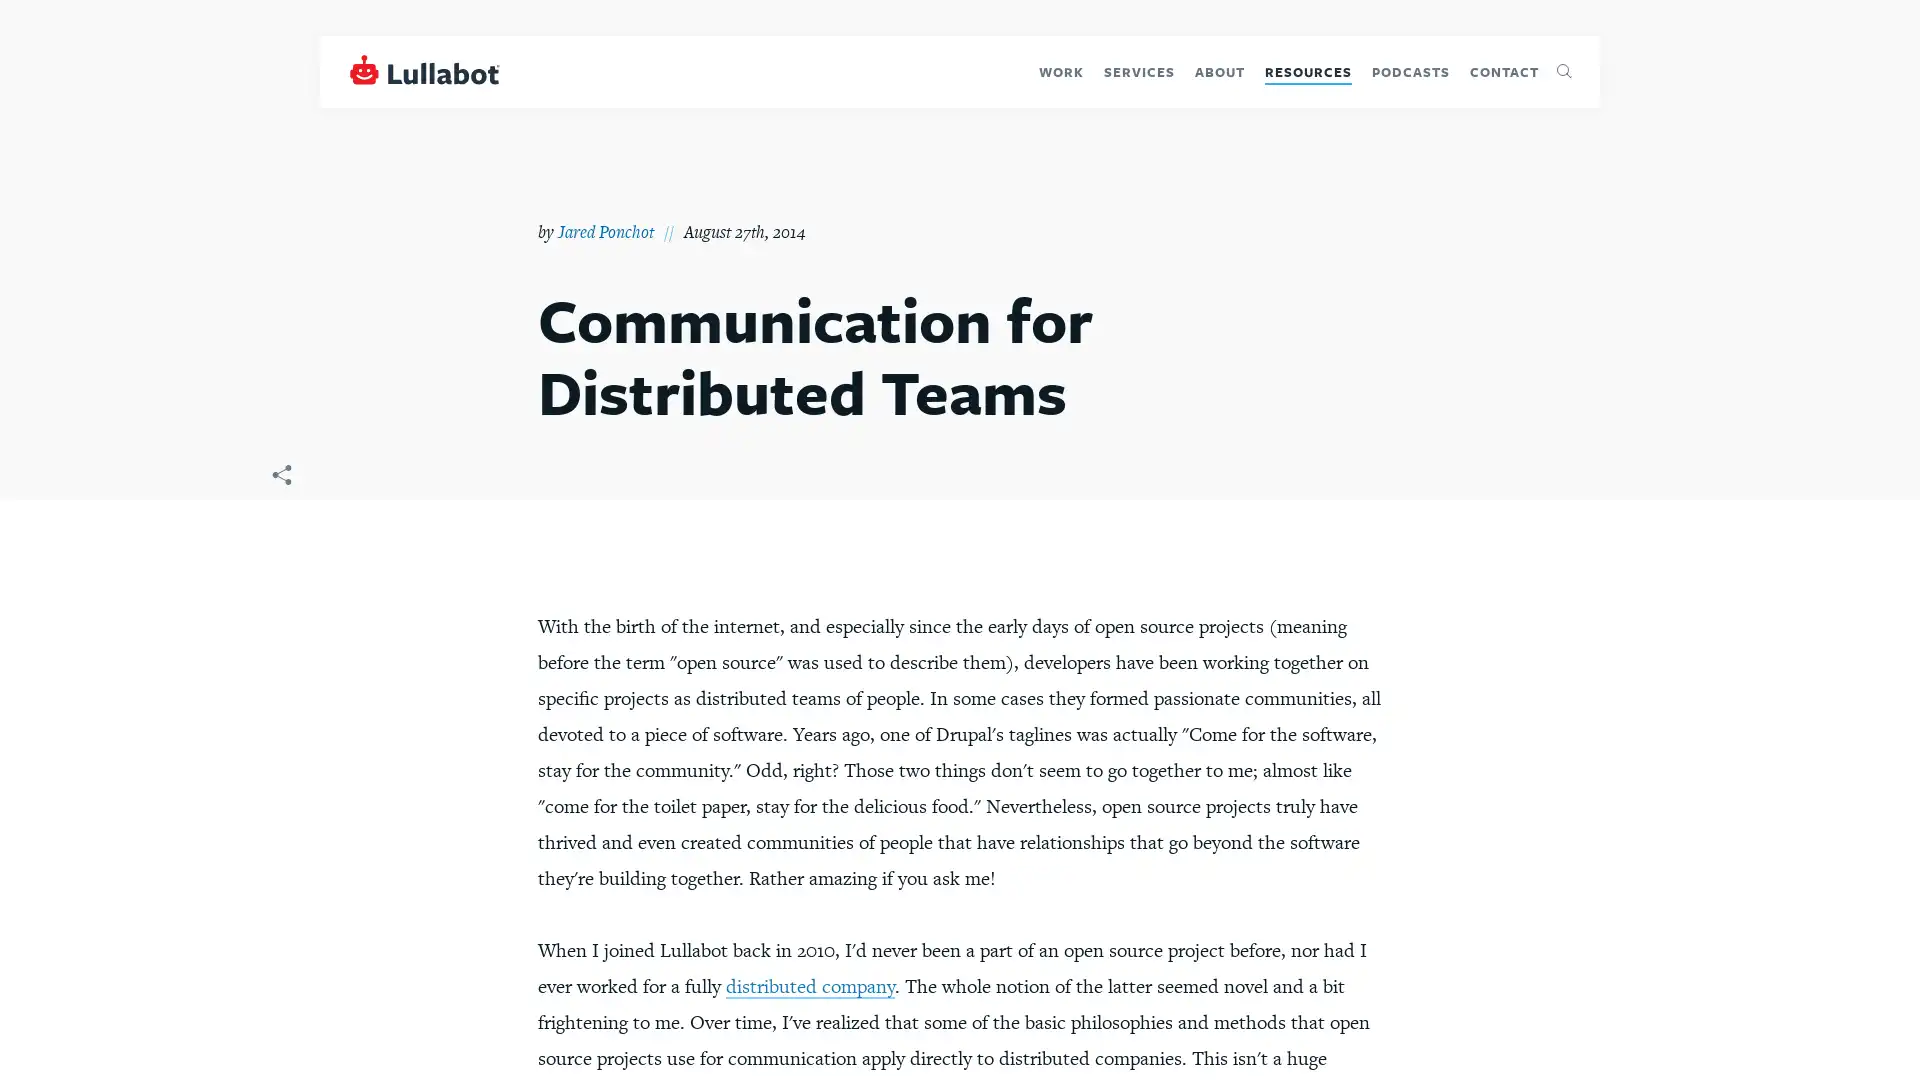 This screenshot has width=1920, height=1080. I want to click on Tweet on Twitter, so click(265, 560).